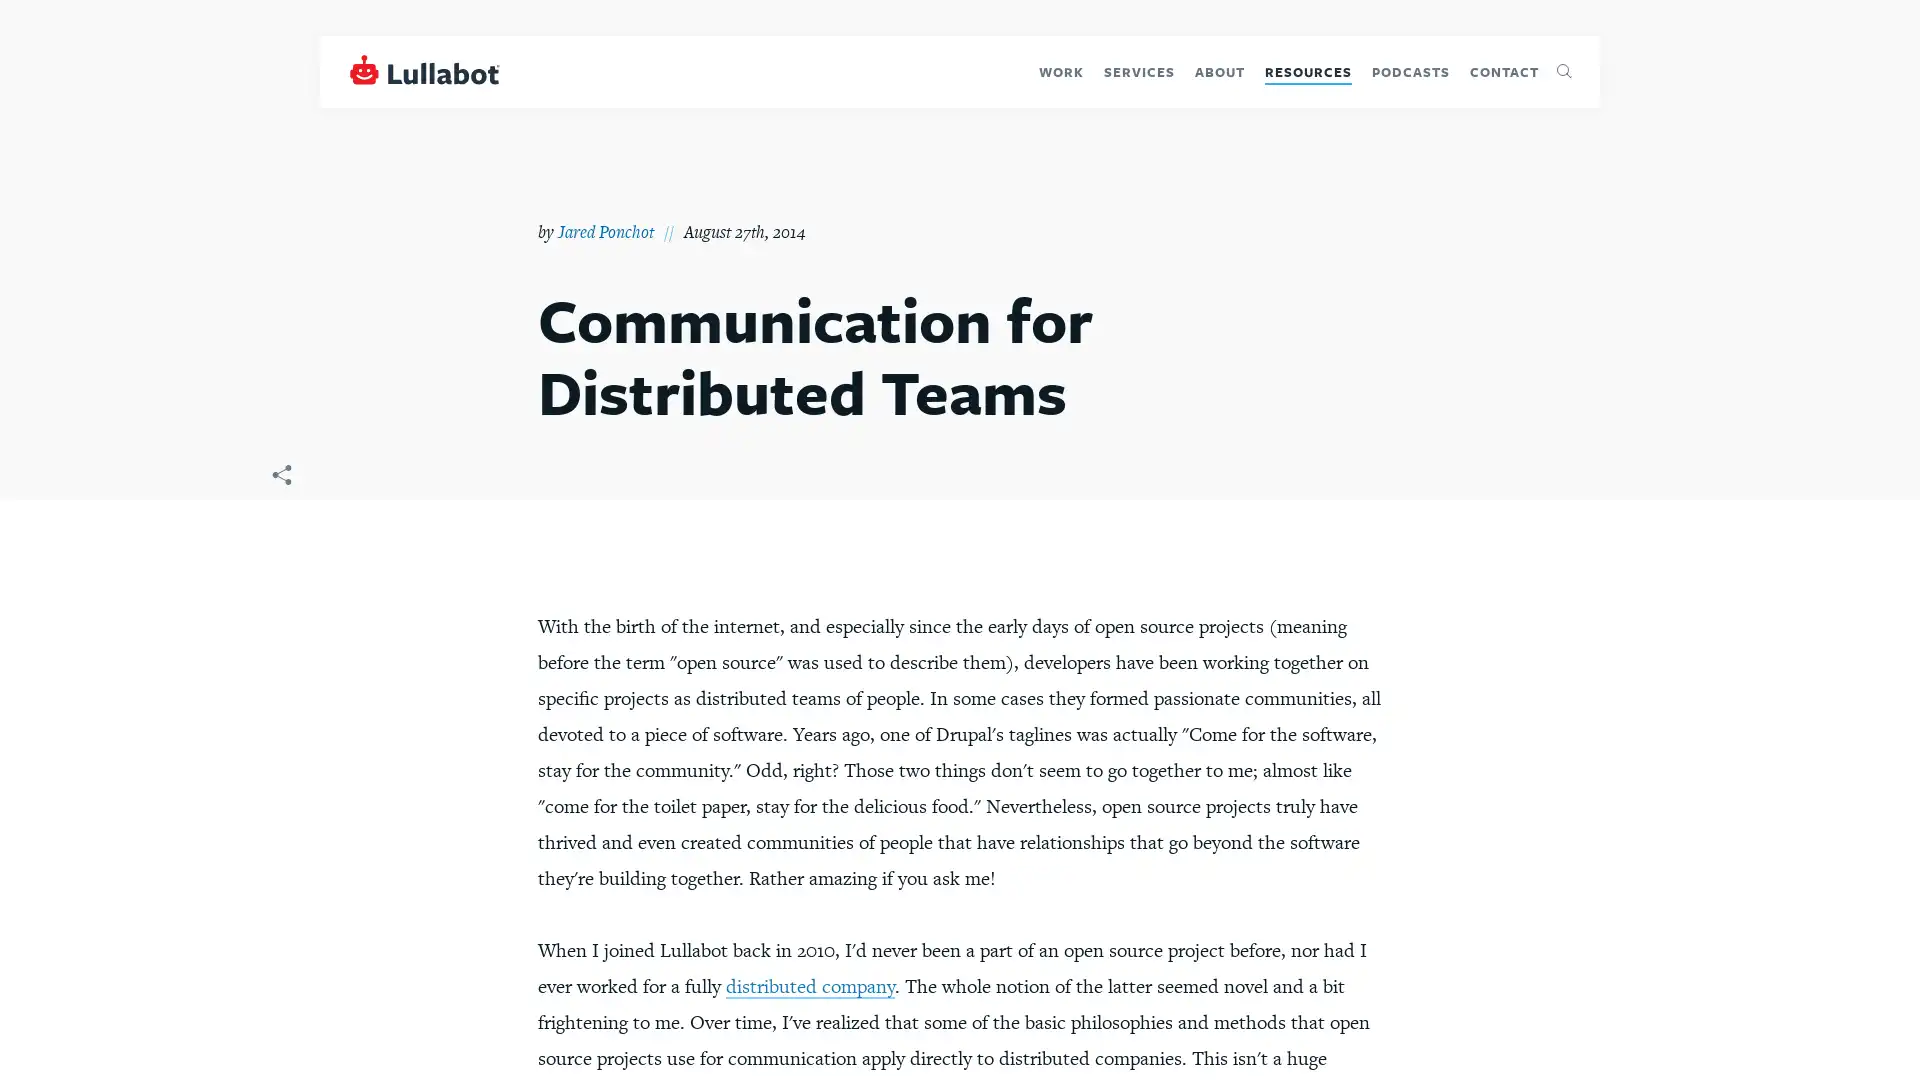 This screenshot has width=1920, height=1080. I want to click on Tweet on Twitter, so click(265, 560).